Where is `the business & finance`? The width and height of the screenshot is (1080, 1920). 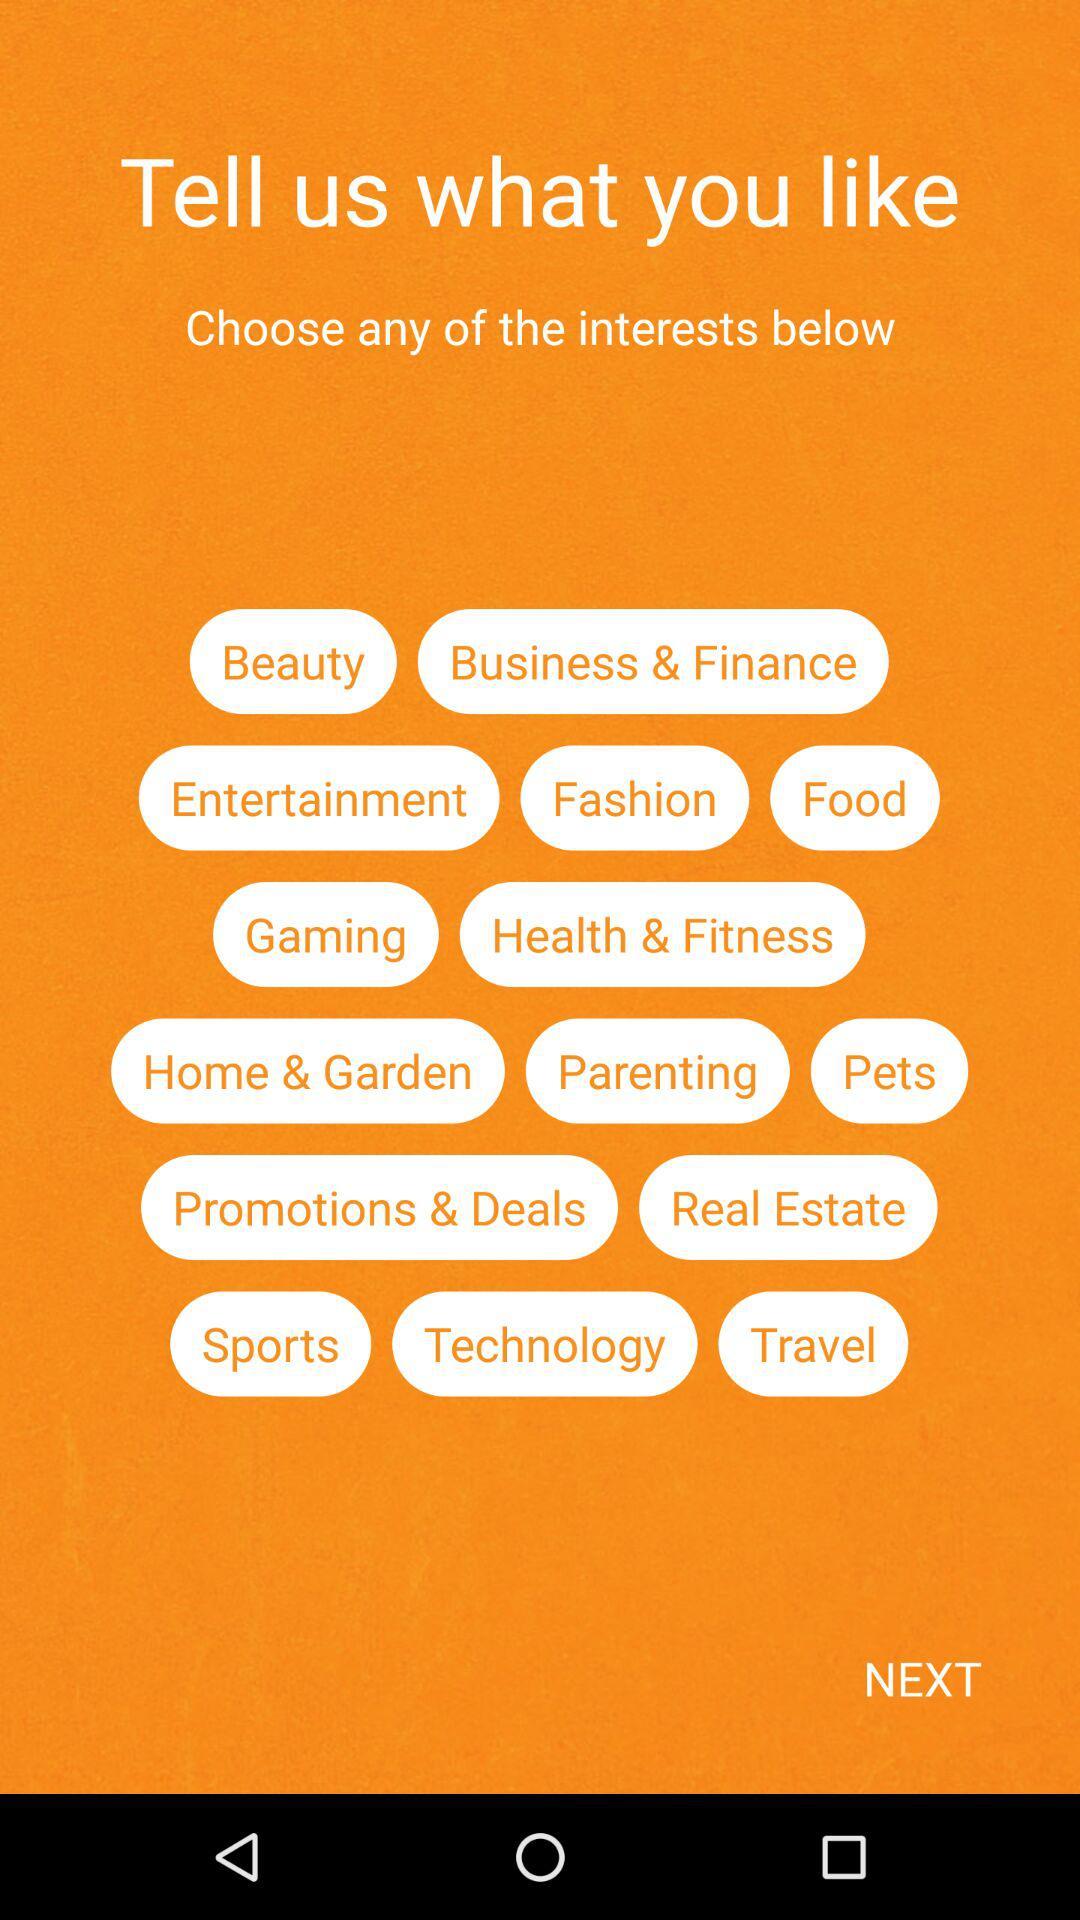
the business & finance is located at coordinates (653, 661).